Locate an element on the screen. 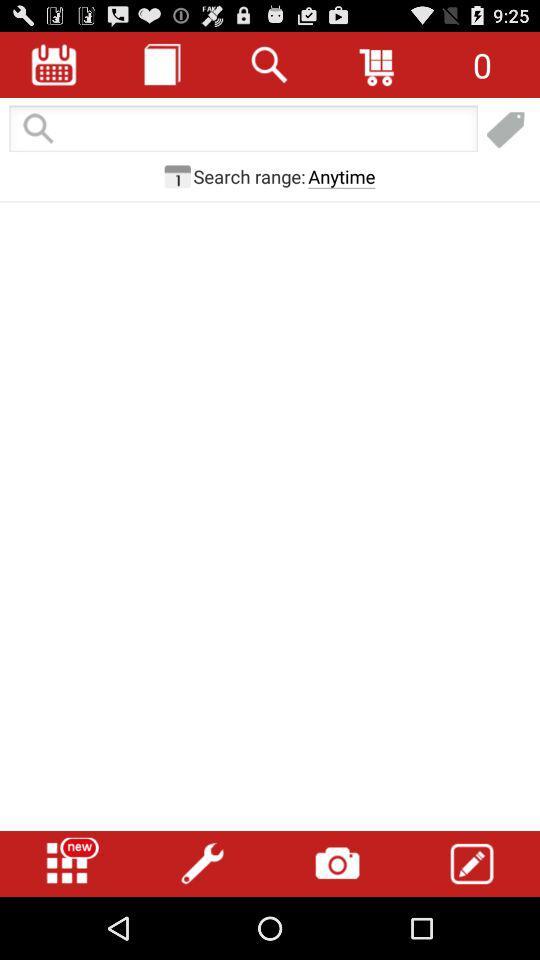 Image resolution: width=540 pixels, height=960 pixels. take photo is located at coordinates (337, 863).